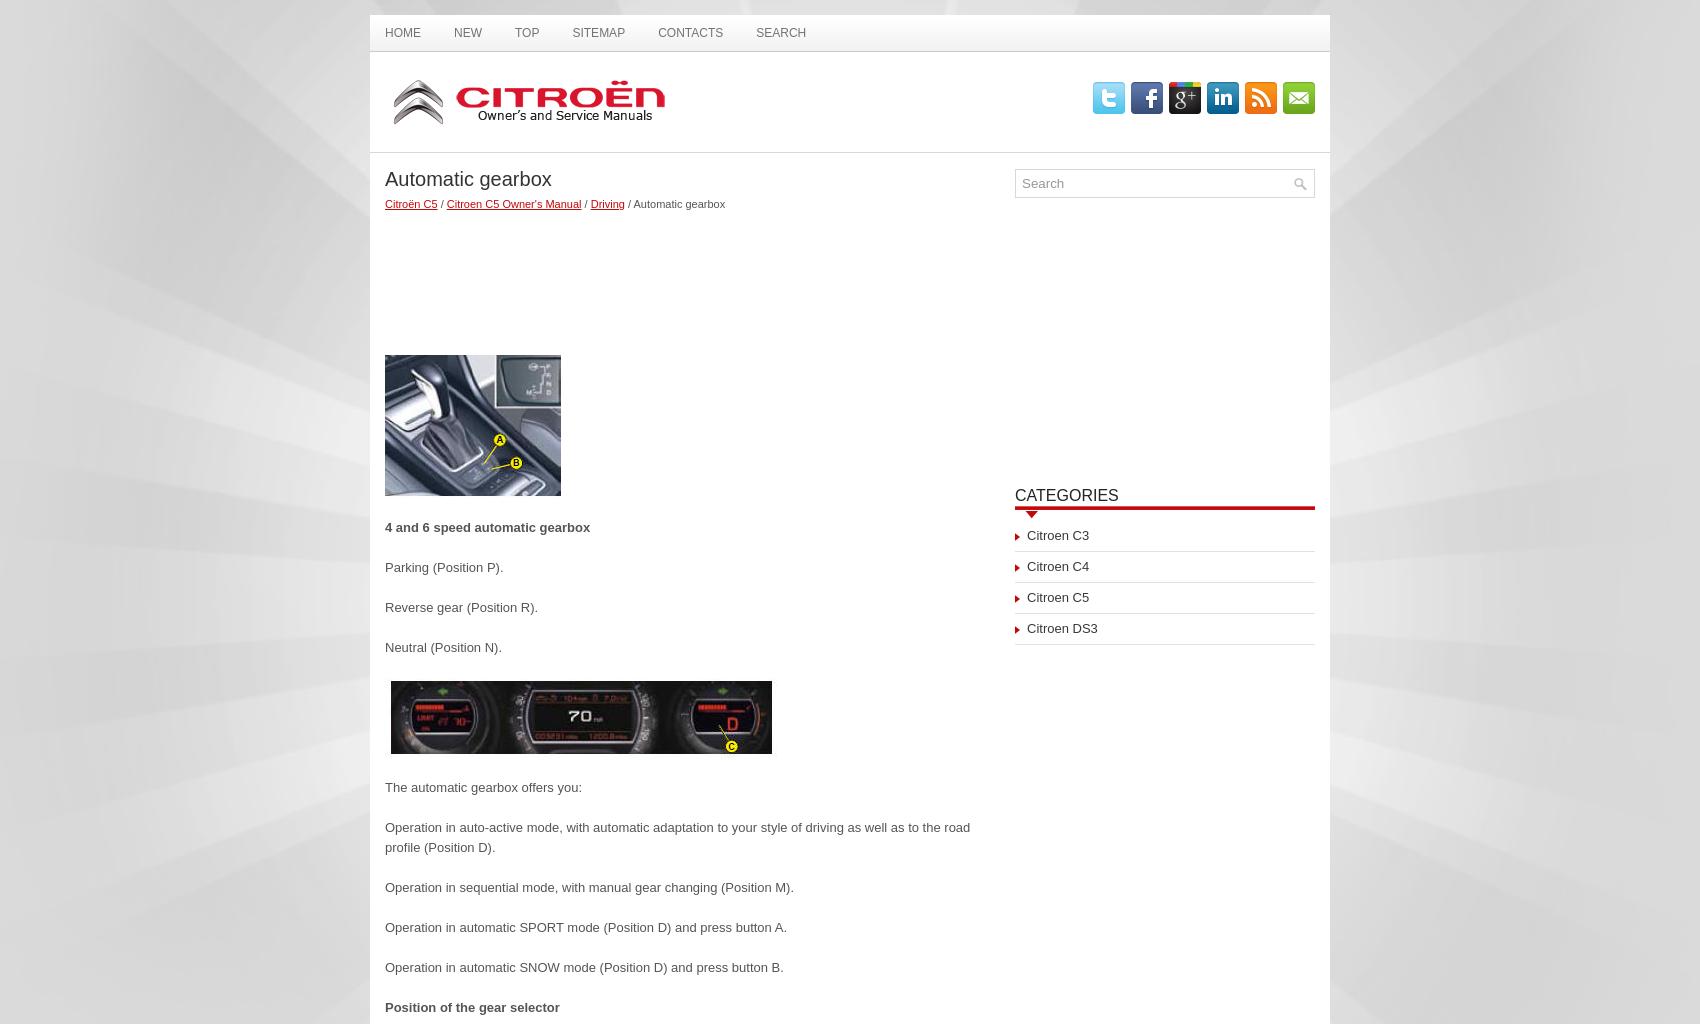 The height and width of the screenshot is (1024, 1700). I want to click on 'Citroën C5', so click(410, 203).